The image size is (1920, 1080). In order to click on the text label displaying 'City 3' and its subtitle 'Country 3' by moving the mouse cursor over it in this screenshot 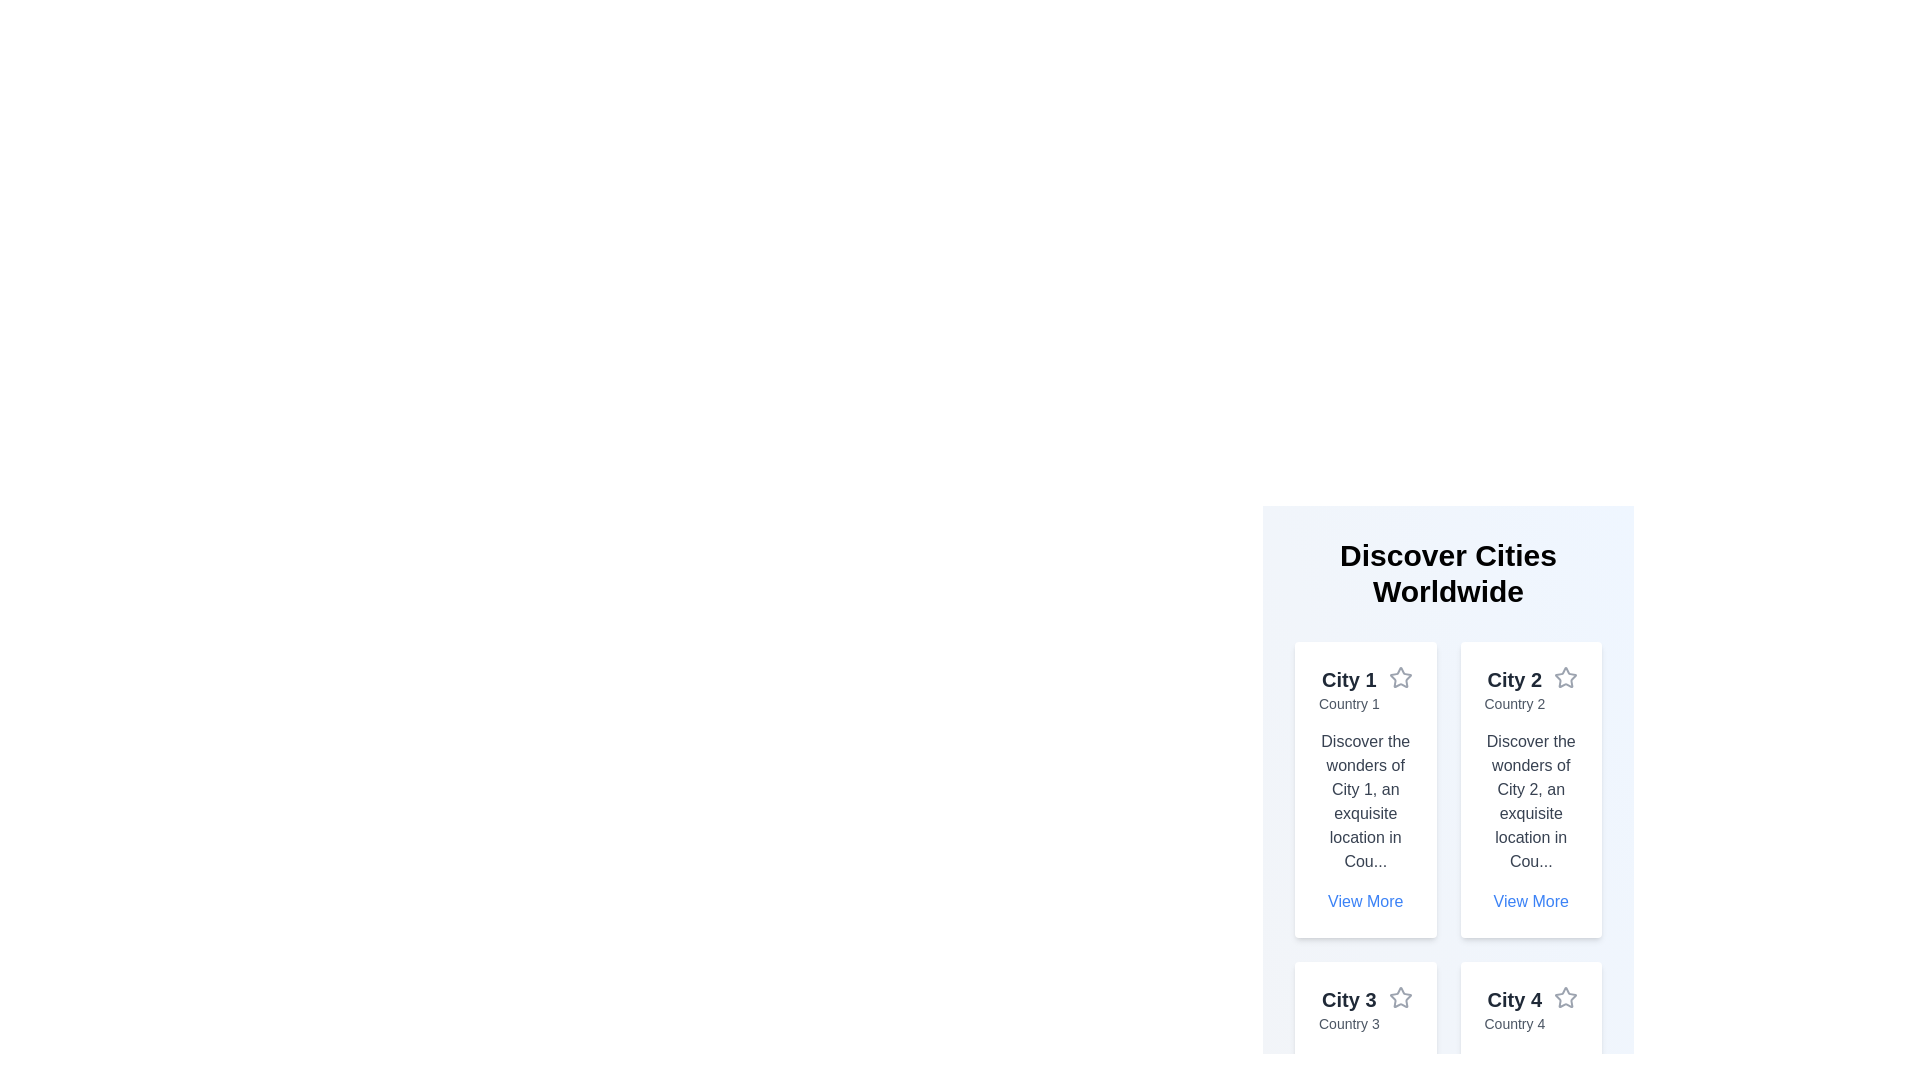, I will do `click(1349, 1010)`.